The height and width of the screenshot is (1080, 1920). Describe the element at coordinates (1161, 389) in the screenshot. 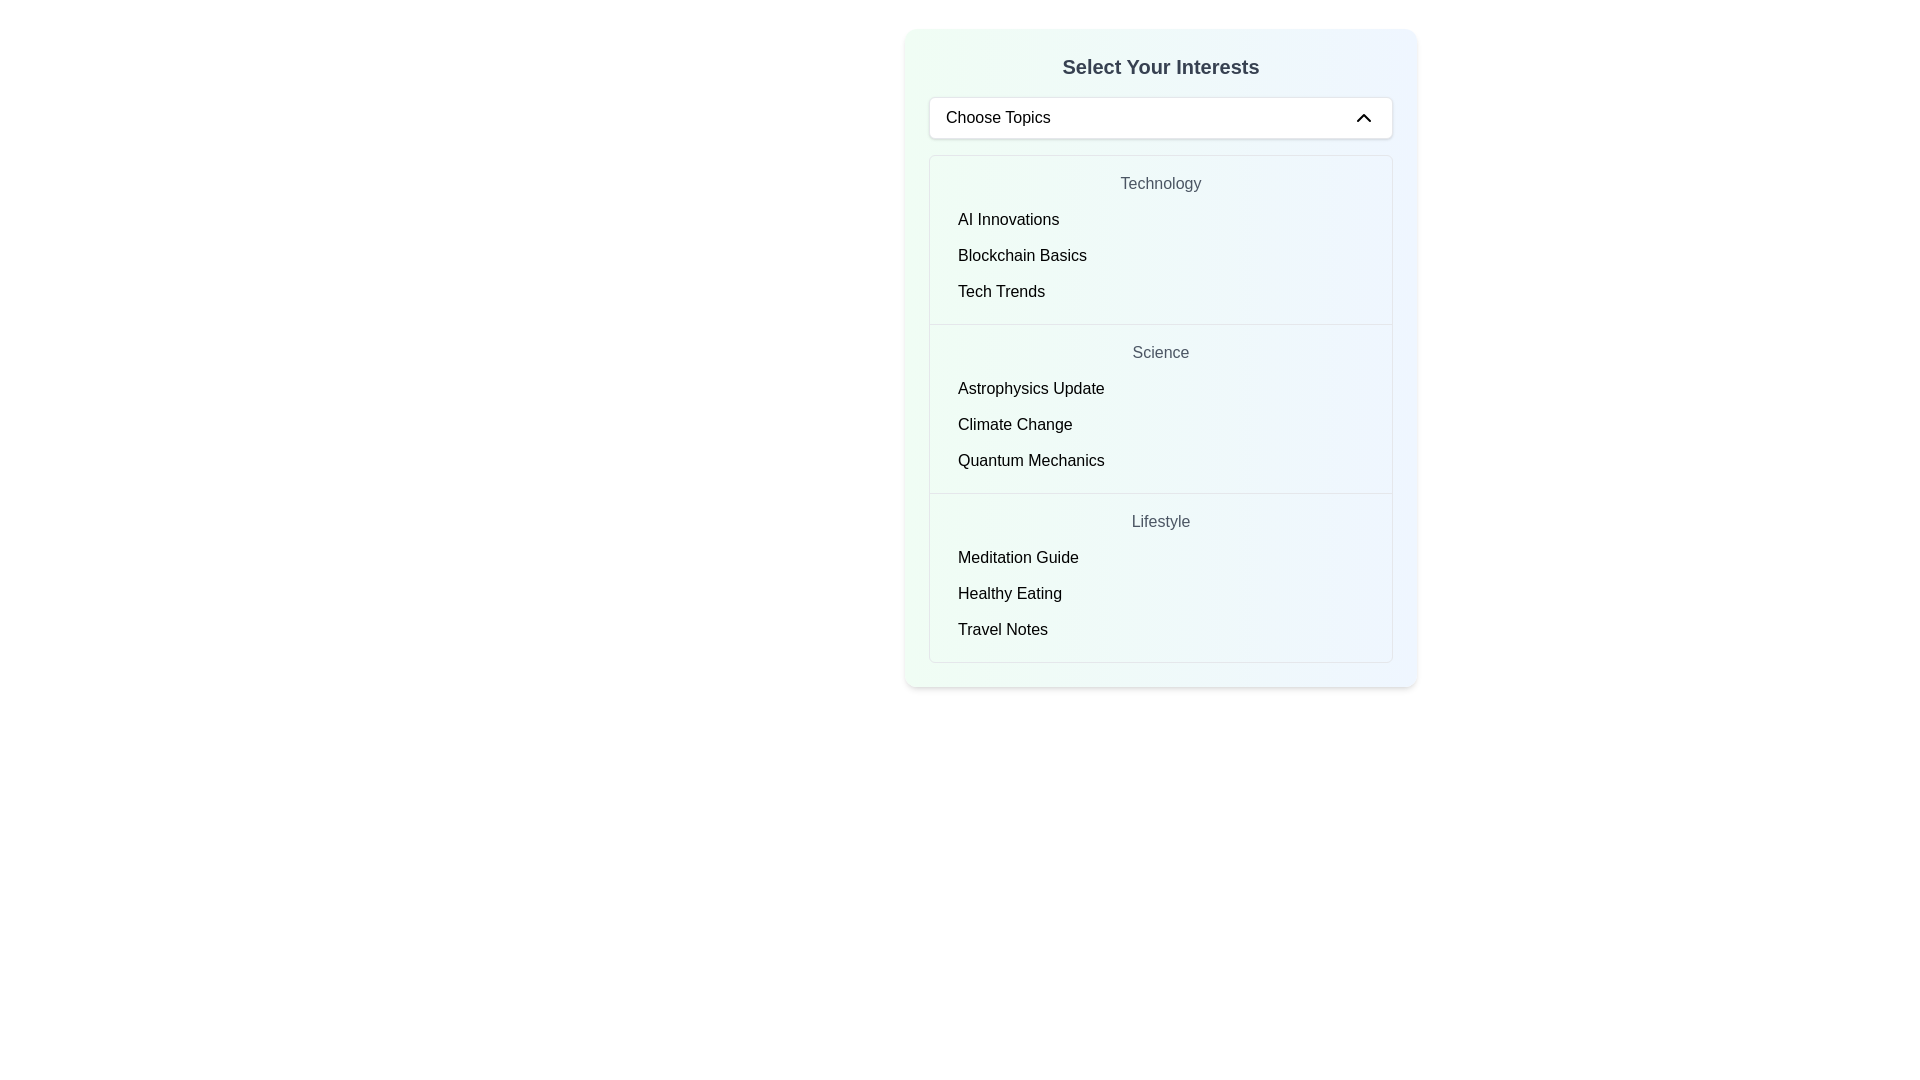

I see `the first list item labeled 'Astrophysics Update' under the 'Science' category` at that location.